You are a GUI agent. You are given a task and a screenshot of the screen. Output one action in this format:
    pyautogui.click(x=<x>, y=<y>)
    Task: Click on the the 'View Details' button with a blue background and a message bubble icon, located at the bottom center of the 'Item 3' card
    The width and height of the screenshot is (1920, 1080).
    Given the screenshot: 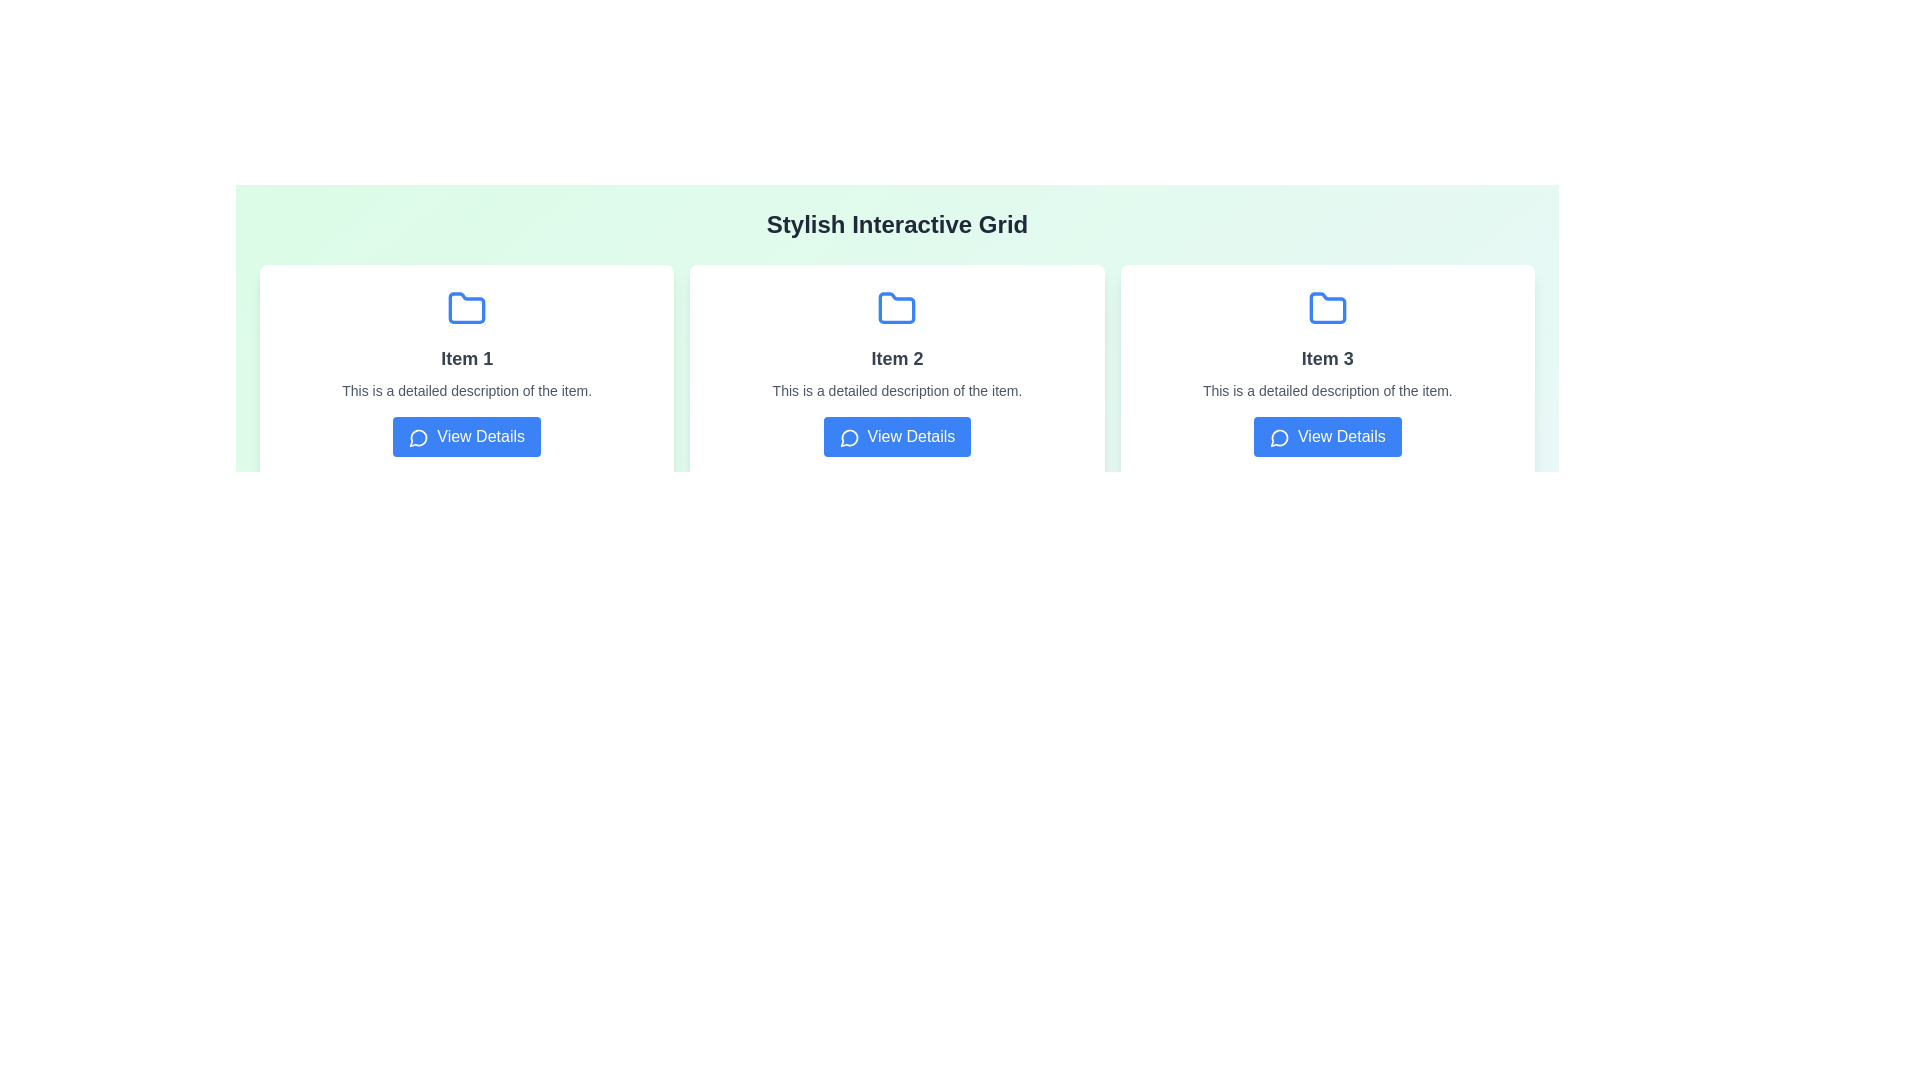 What is the action you would take?
    pyautogui.click(x=1327, y=435)
    